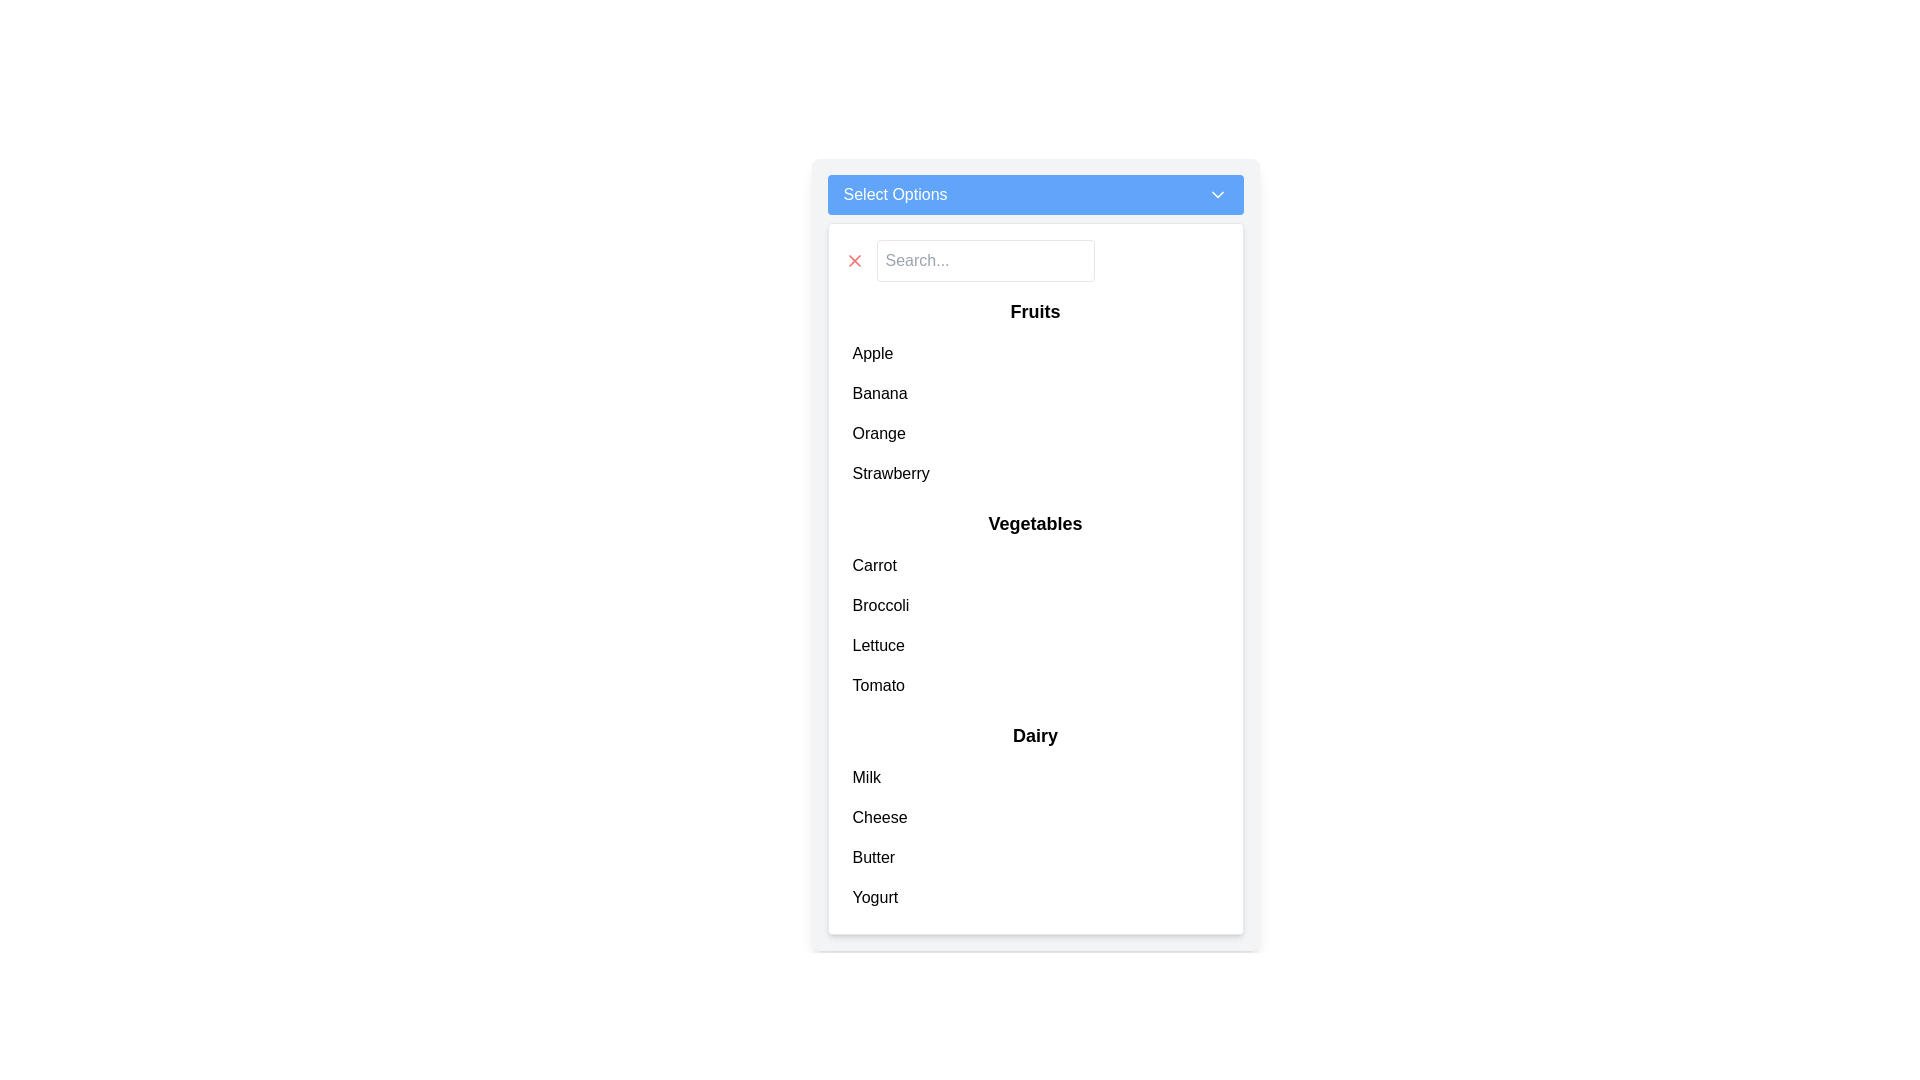 This screenshot has height=1080, width=1920. I want to click on the 'Strawberry' option in the 'Fruits' list, so click(1035, 474).